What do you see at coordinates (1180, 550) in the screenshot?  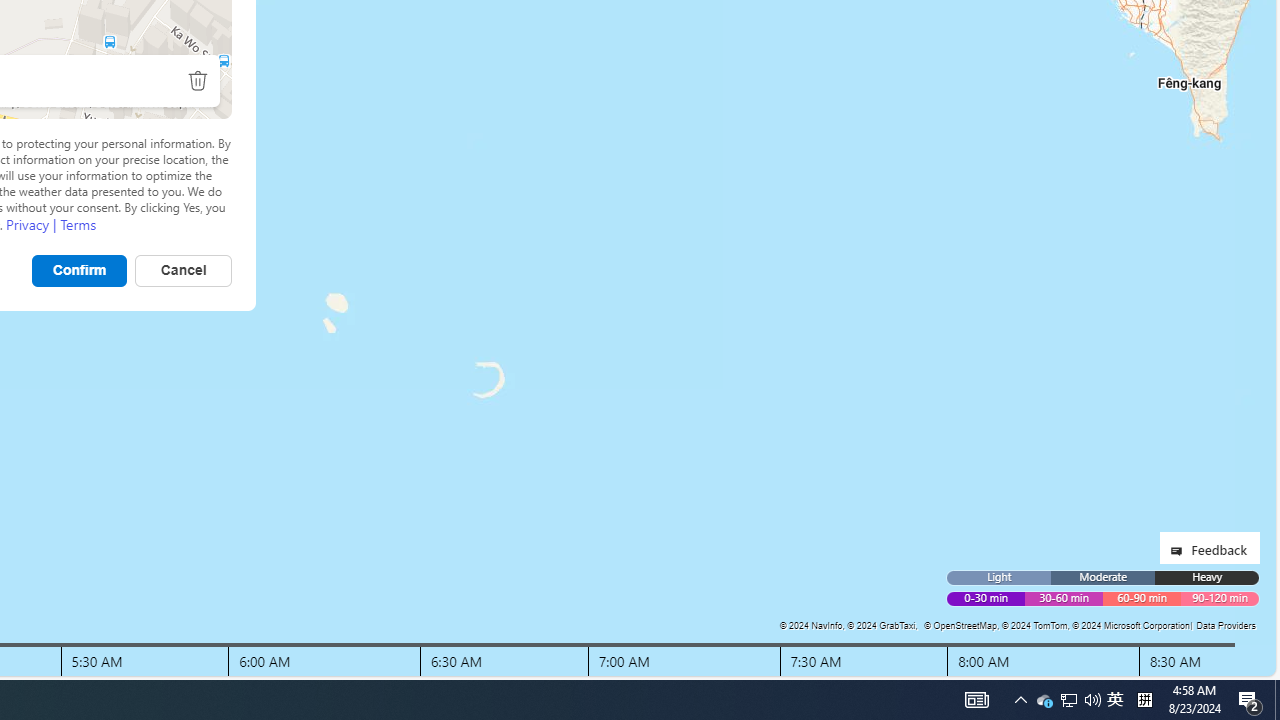 I see `'Class: feedback_link_icon-DS-EntryPoint1-1'` at bounding box center [1180, 550].